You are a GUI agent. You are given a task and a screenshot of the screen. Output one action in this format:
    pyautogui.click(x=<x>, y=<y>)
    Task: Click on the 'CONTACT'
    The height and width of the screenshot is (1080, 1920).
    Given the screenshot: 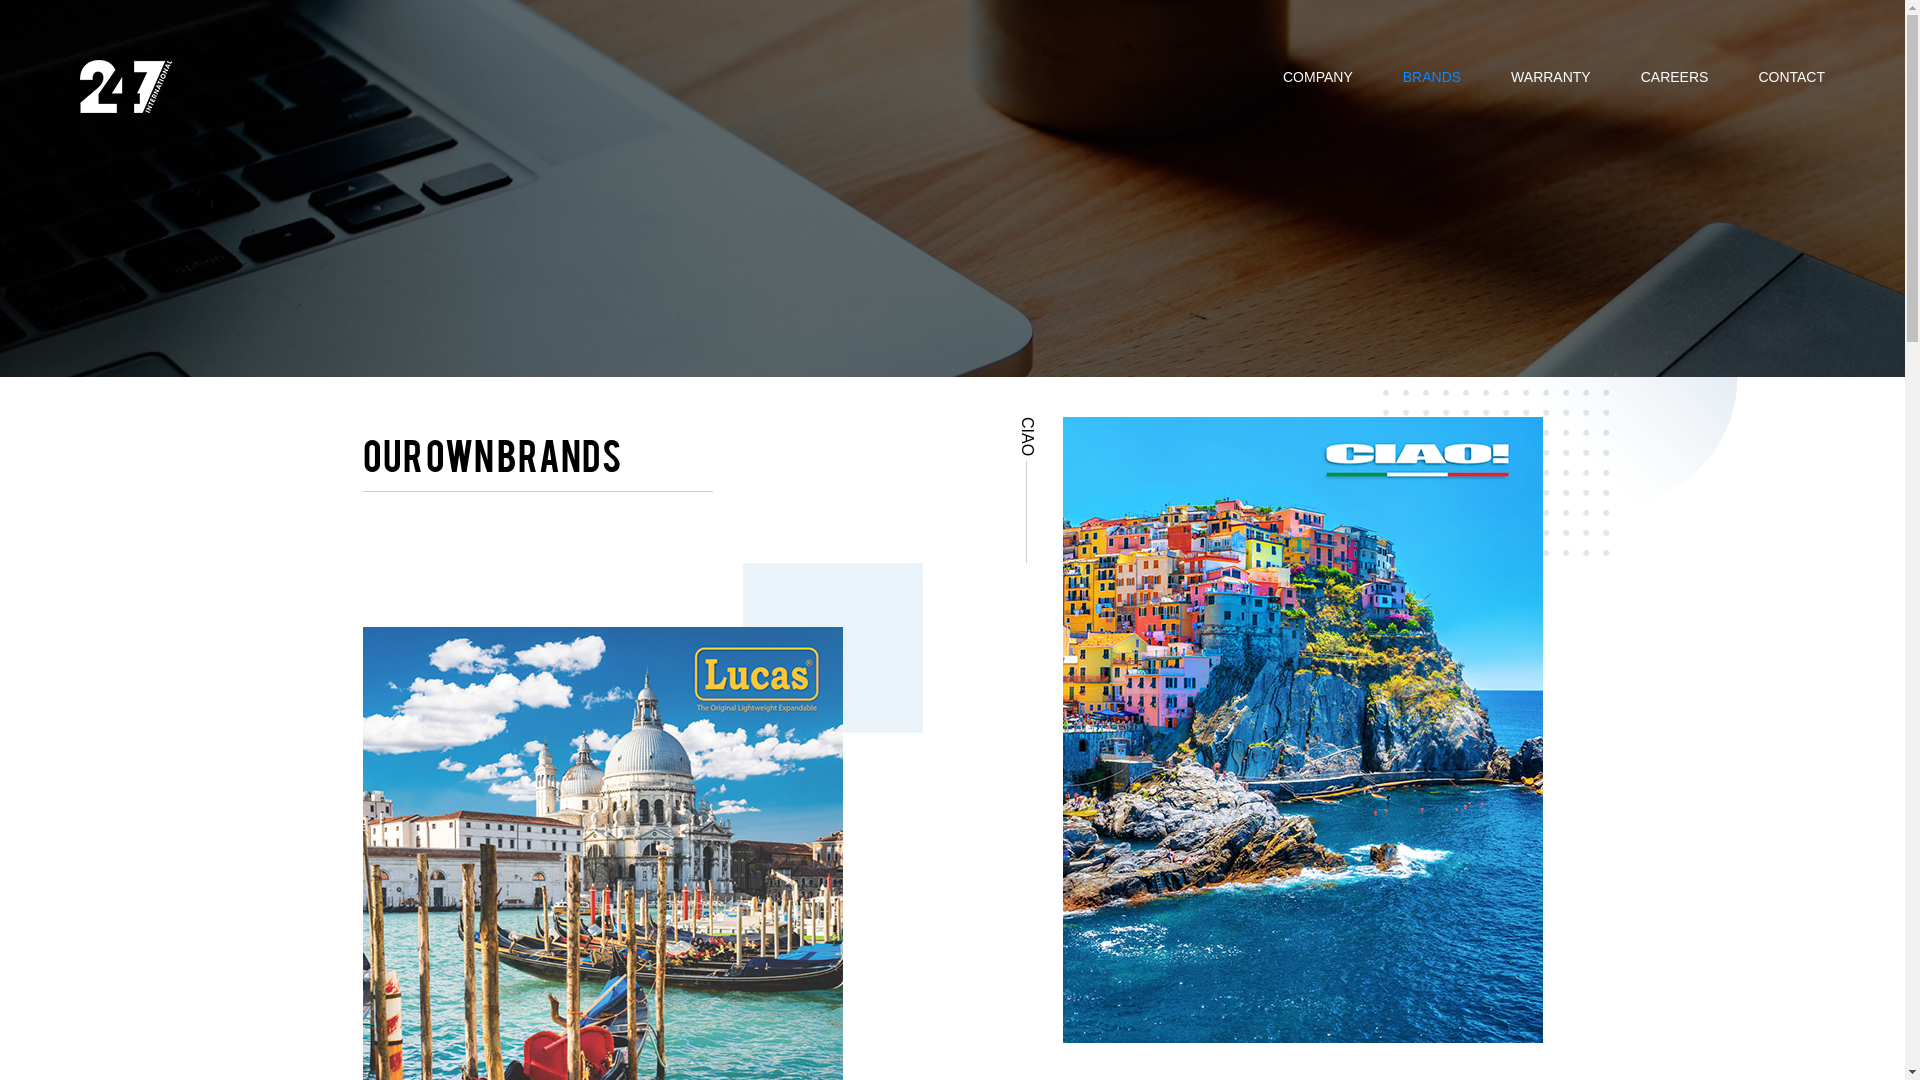 What is the action you would take?
    pyautogui.click(x=1791, y=73)
    